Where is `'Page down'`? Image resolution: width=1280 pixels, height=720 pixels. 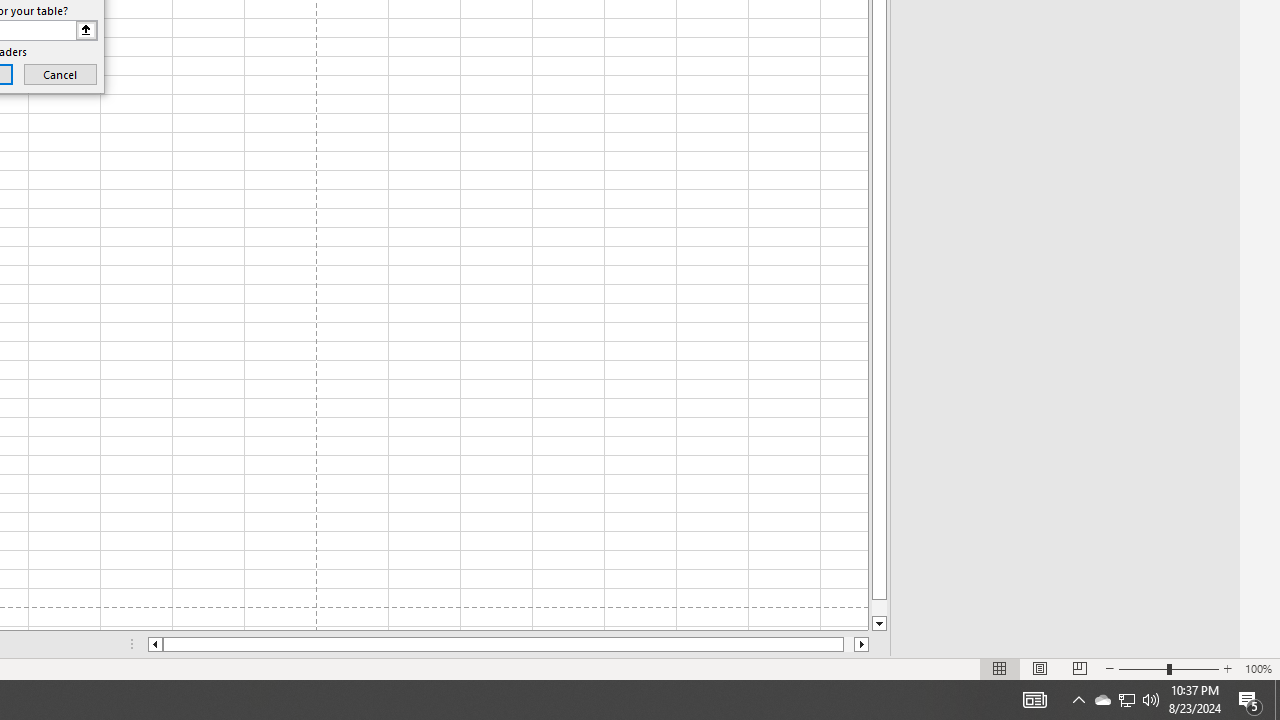
'Page down' is located at coordinates (879, 607).